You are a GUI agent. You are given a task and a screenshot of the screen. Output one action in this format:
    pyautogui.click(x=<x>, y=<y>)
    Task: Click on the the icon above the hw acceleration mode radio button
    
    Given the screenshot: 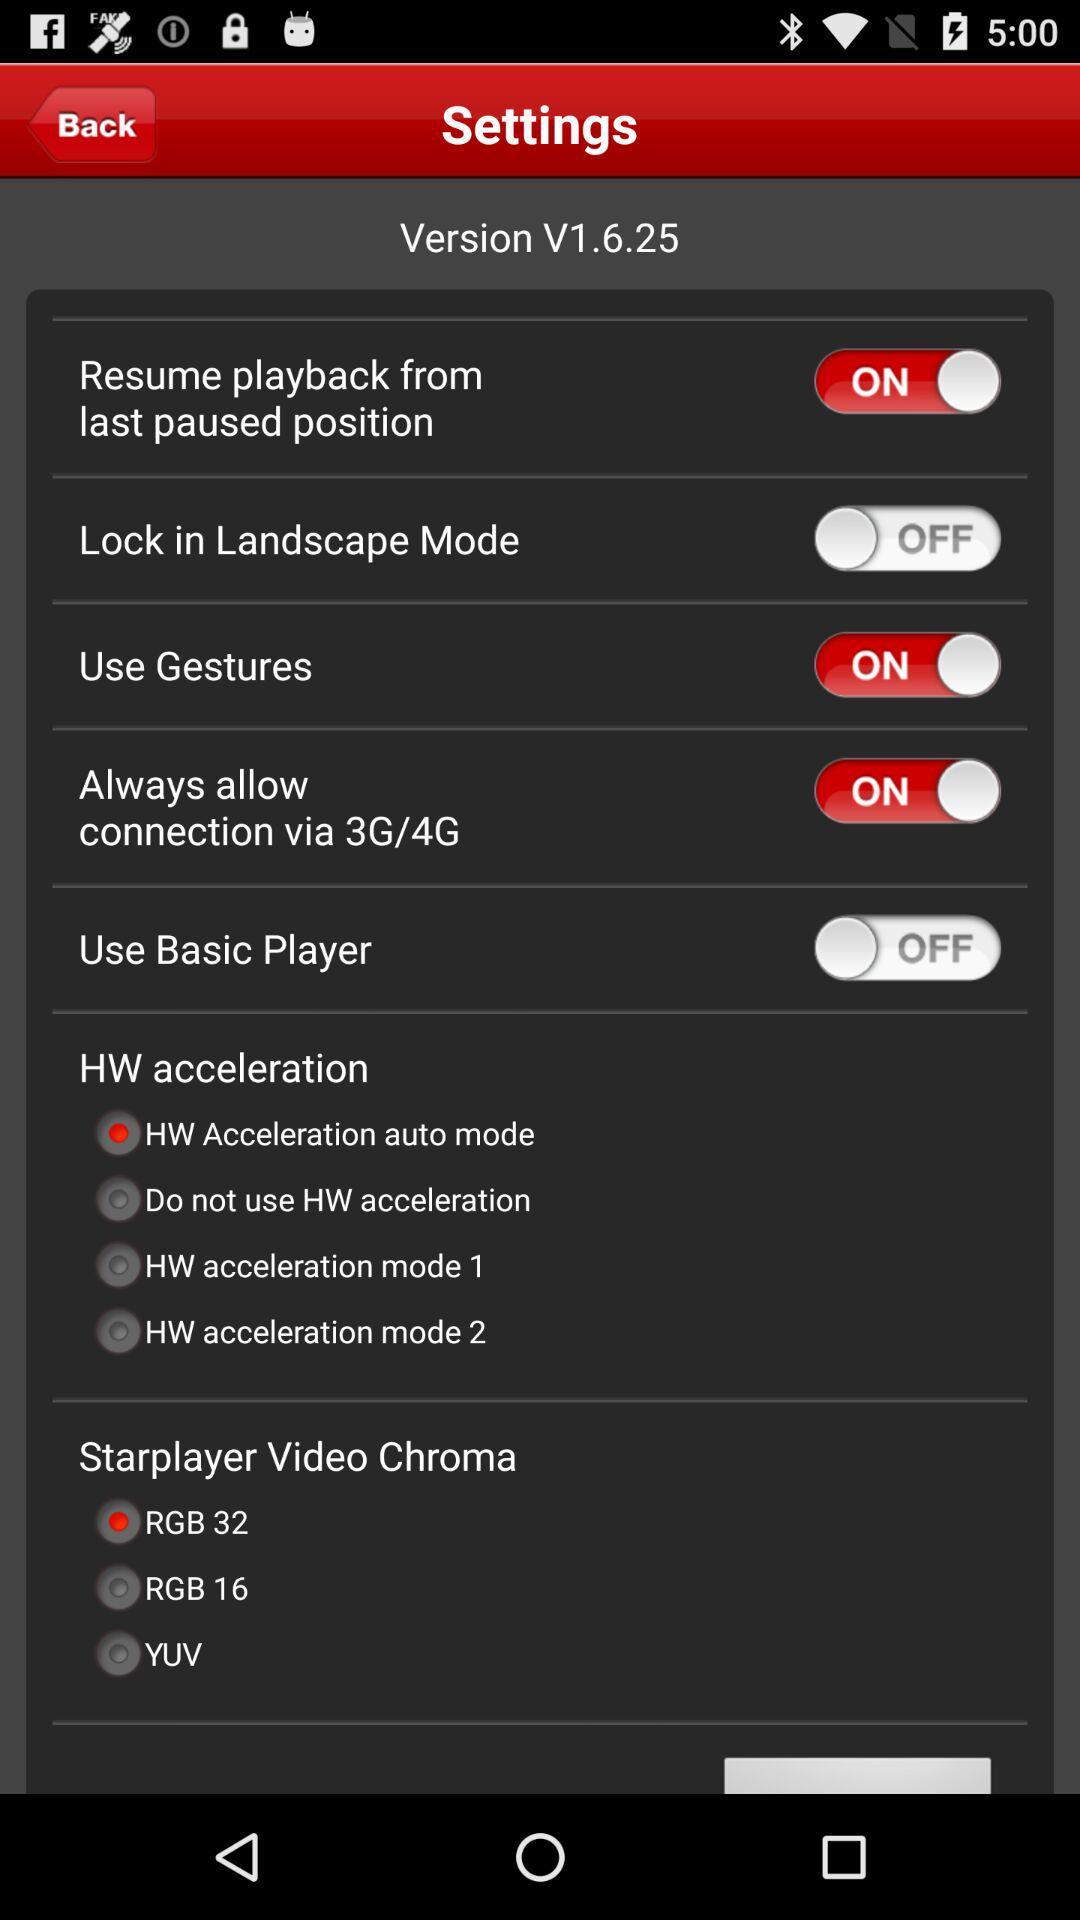 What is the action you would take?
    pyautogui.click(x=311, y=1199)
    